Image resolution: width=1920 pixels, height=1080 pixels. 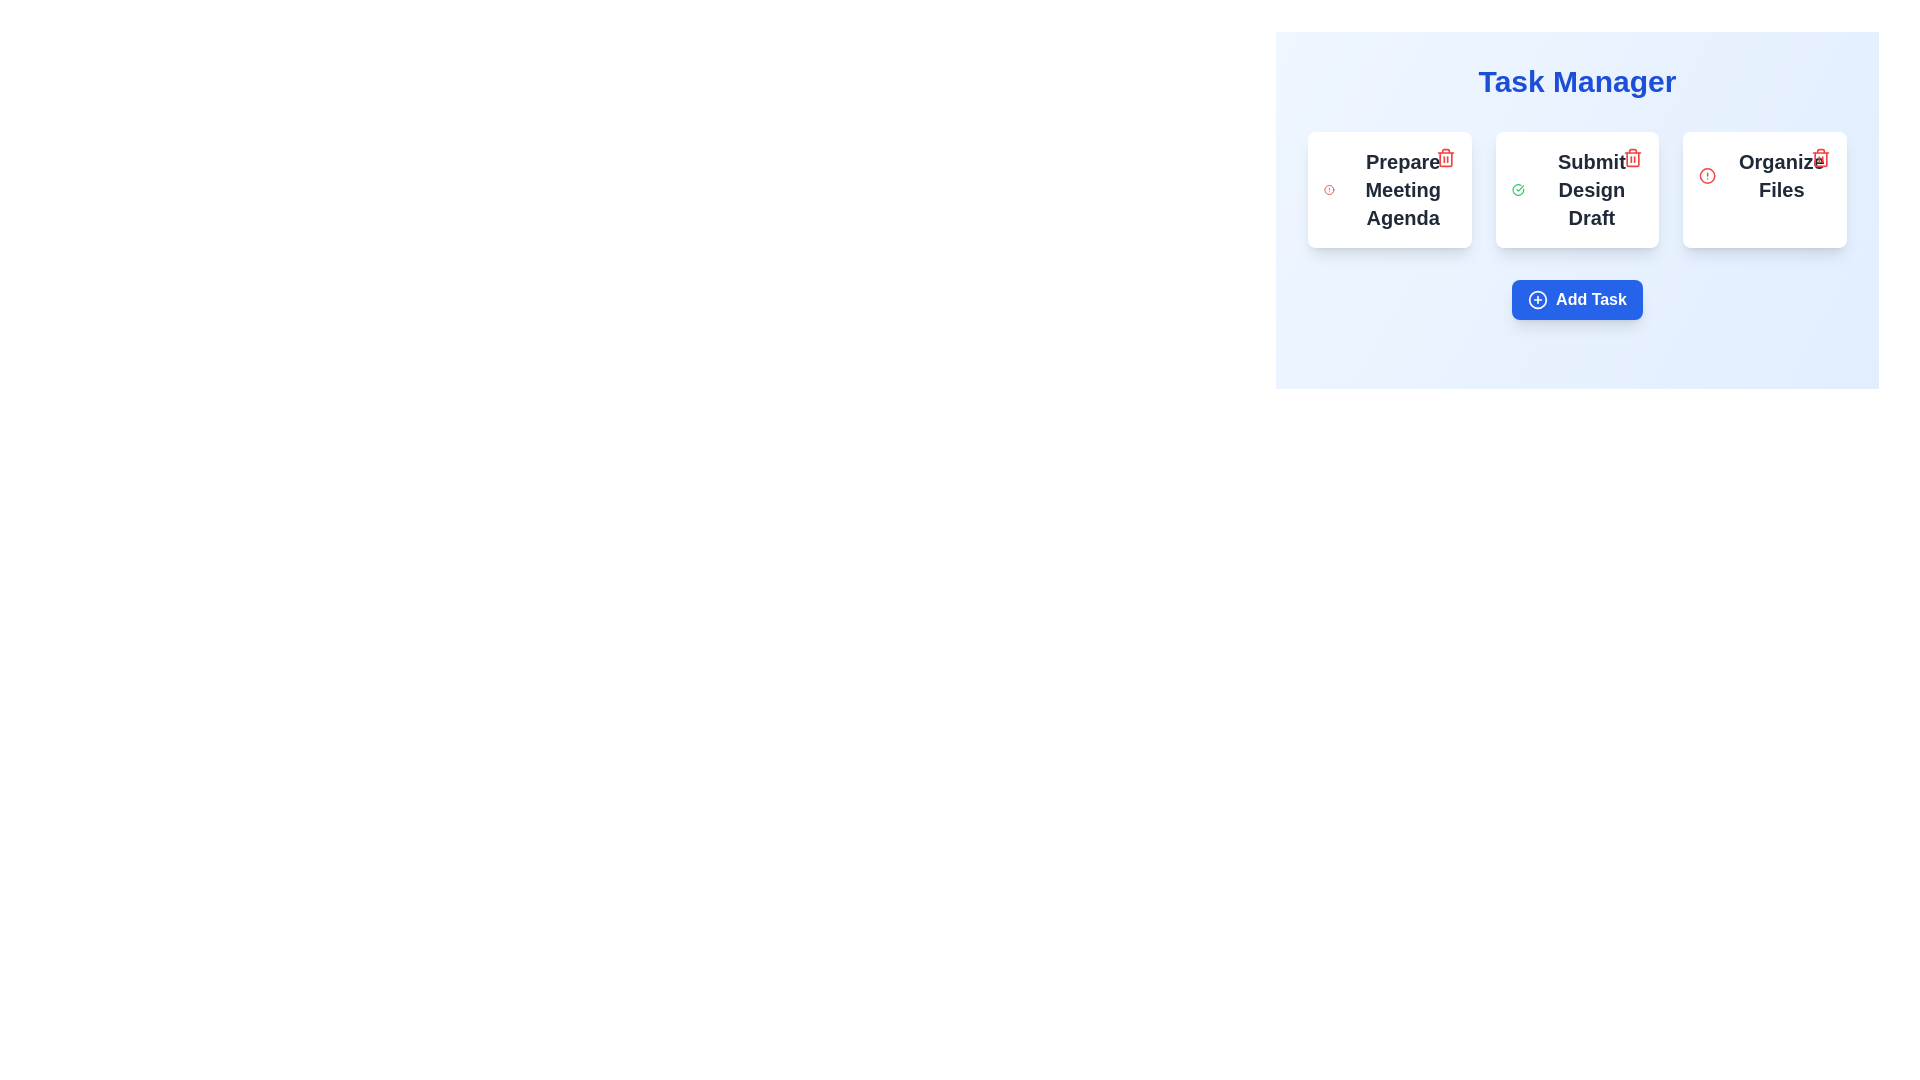 What do you see at coordinates (1402, 189) in the screenshot?
I see `text of the large, bold heading that says 'Prepare Meeting Agenda', which is located in the upper left corner of the leftmost task card within the 'Task Manager' section` at bounding box center [1402, 189].